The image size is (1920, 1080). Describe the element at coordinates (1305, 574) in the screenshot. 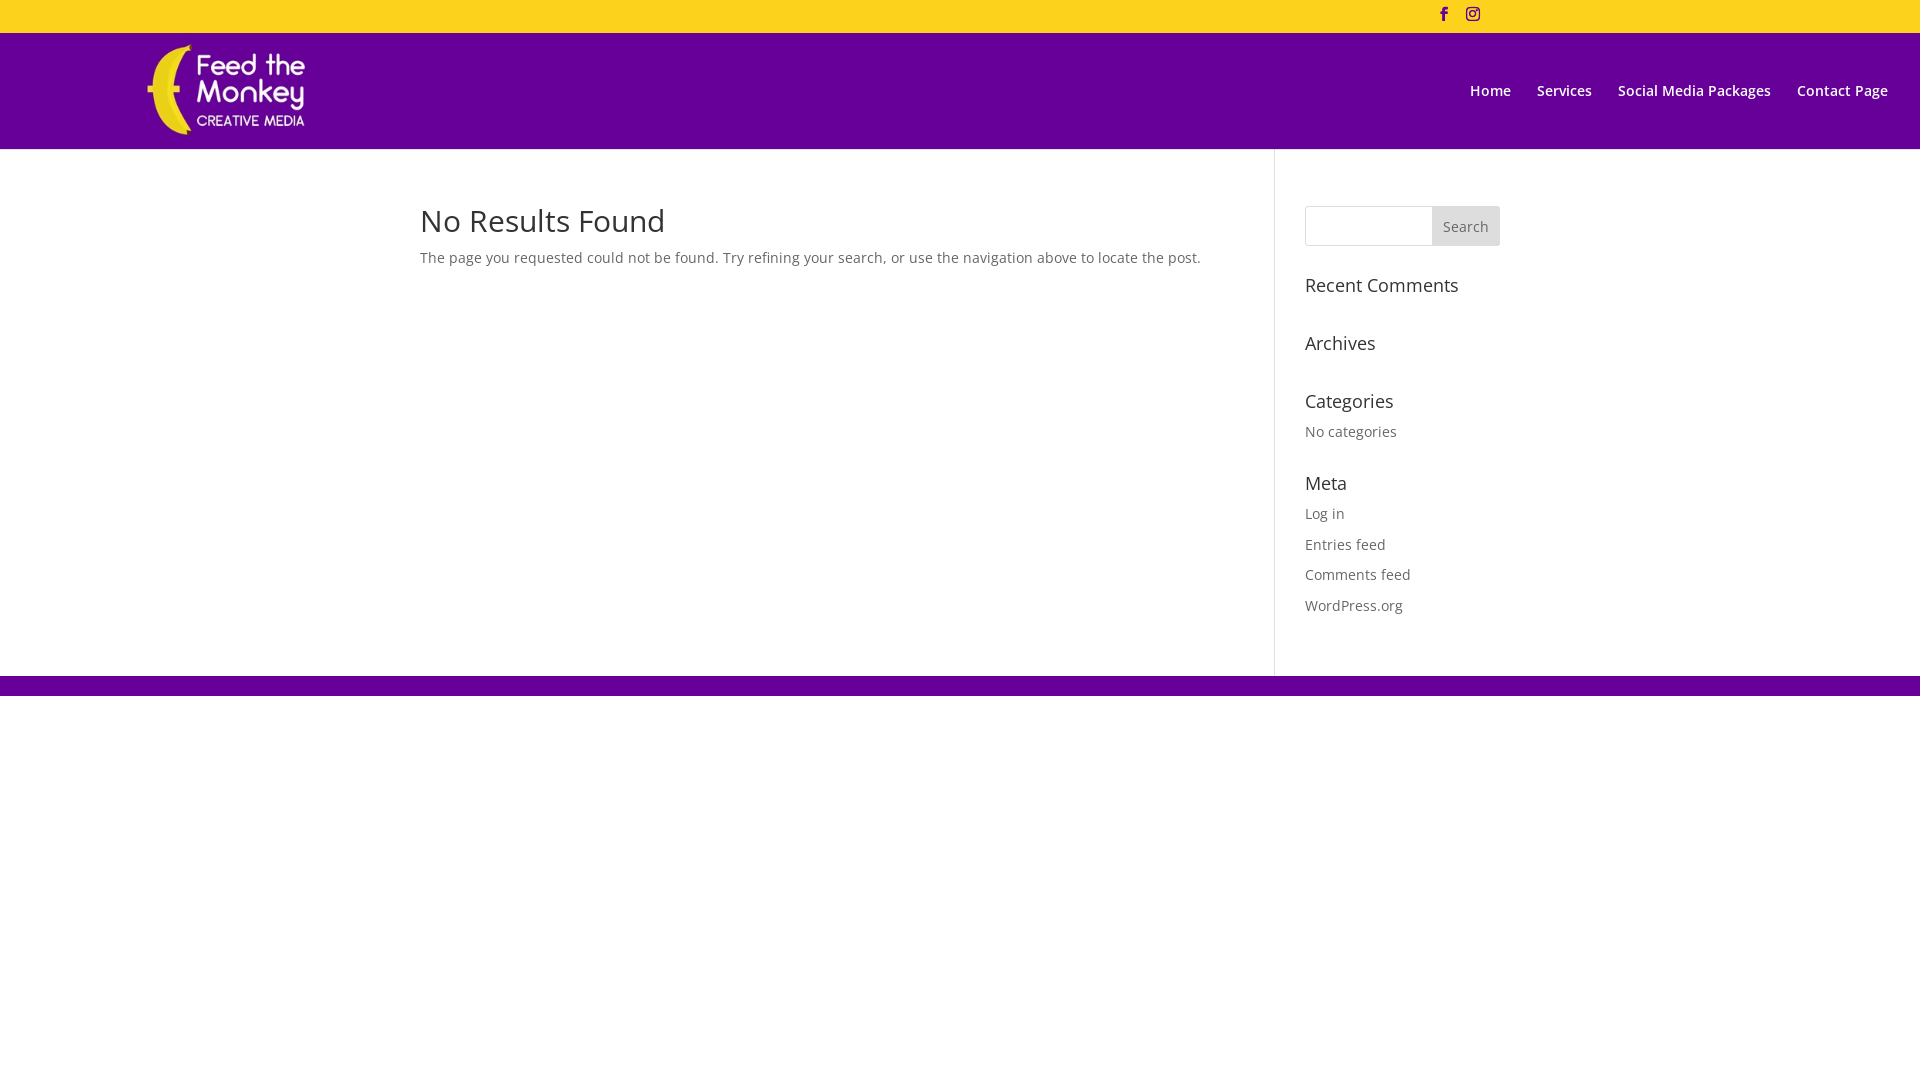

I see `'Comments feed'` at that location.